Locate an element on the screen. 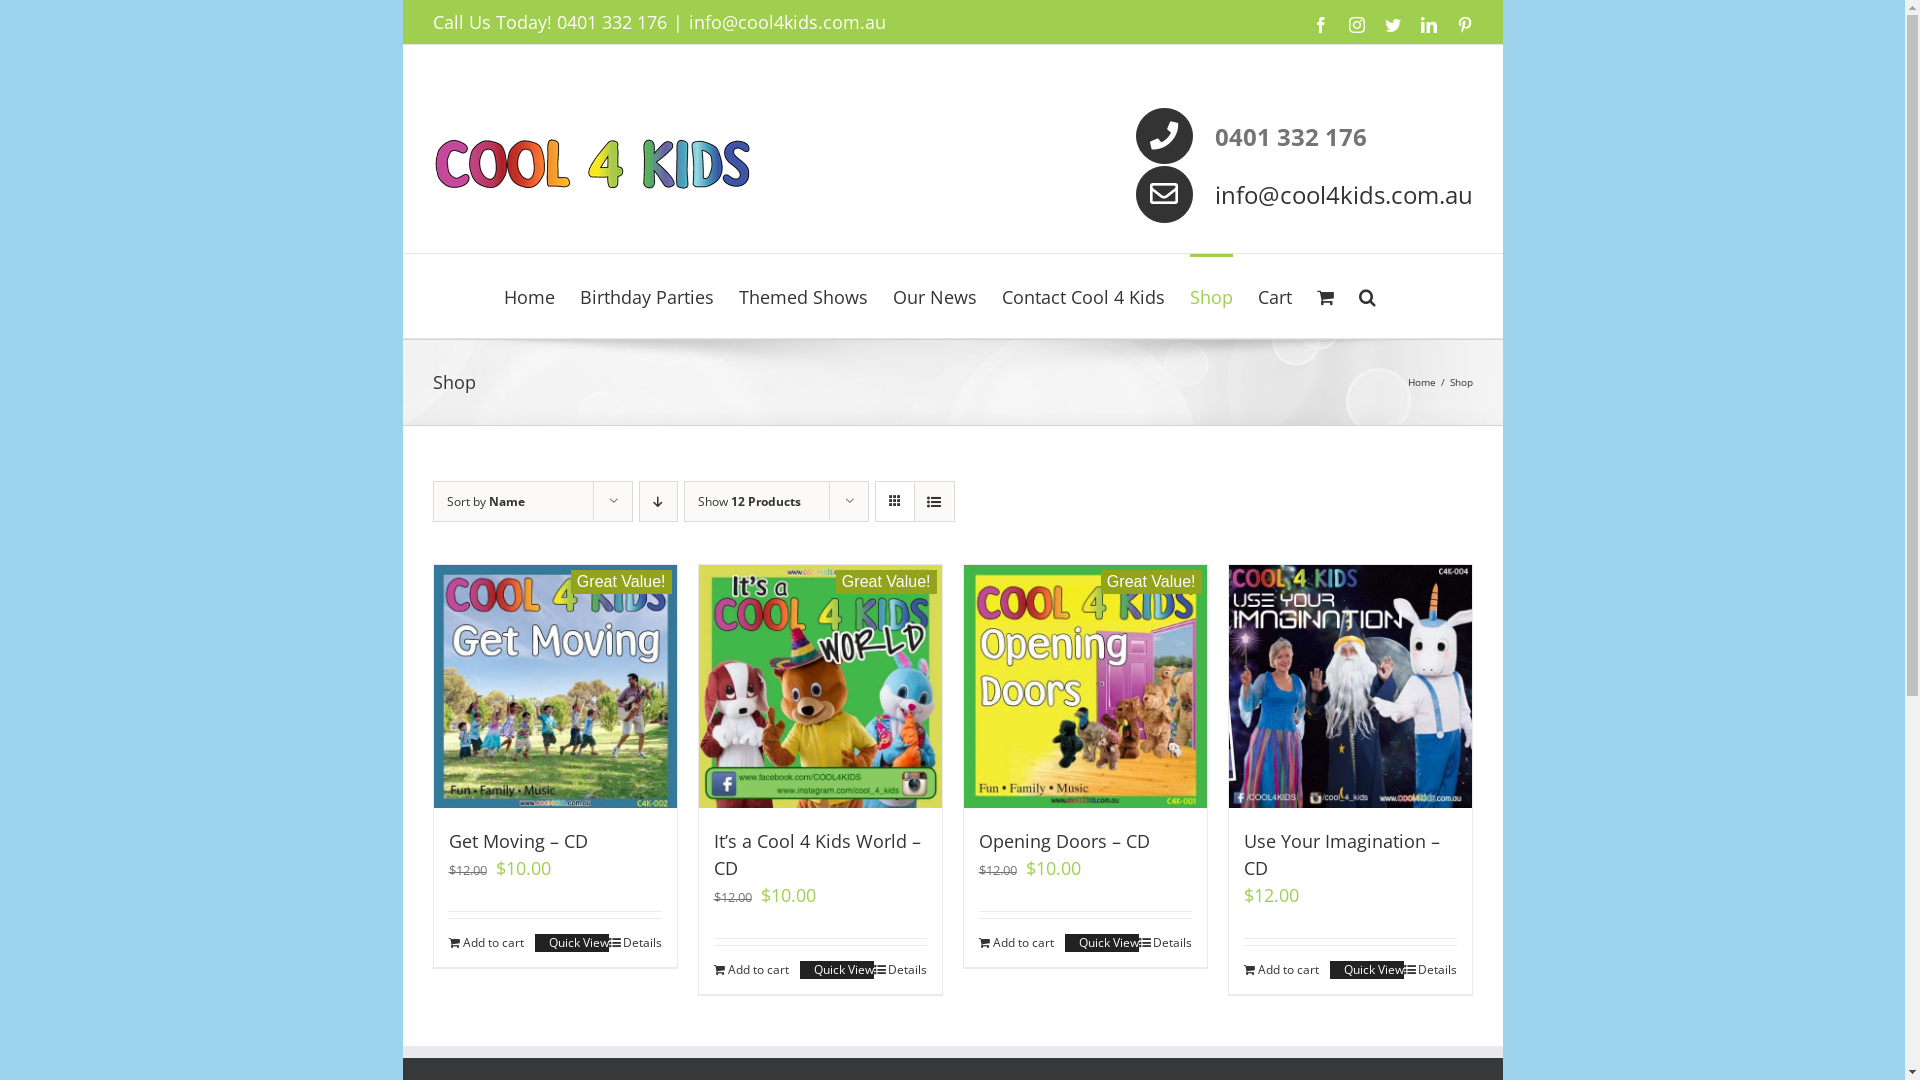 The image size is (1920, 1080). 'Cart' is located at coordinates (1274, 296).